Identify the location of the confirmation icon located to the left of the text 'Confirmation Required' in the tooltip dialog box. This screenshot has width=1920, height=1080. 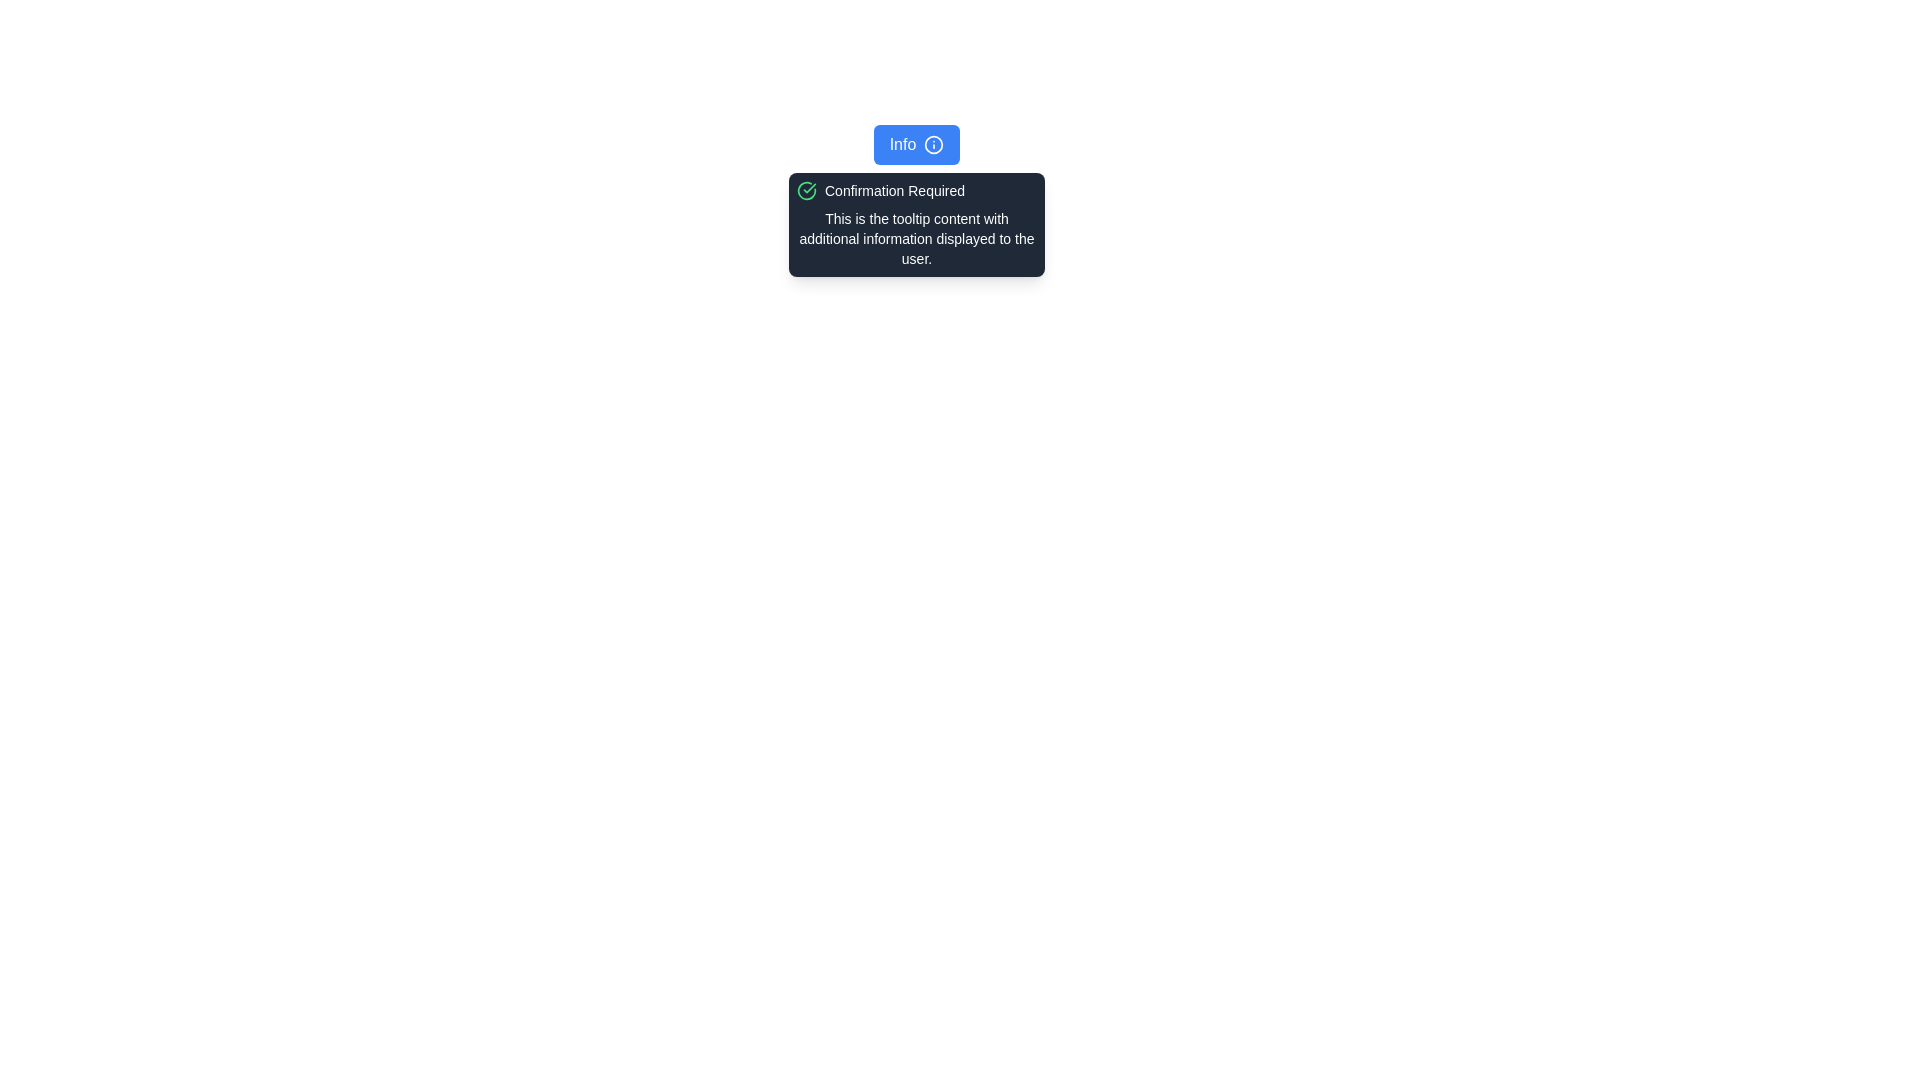
(806, 191).